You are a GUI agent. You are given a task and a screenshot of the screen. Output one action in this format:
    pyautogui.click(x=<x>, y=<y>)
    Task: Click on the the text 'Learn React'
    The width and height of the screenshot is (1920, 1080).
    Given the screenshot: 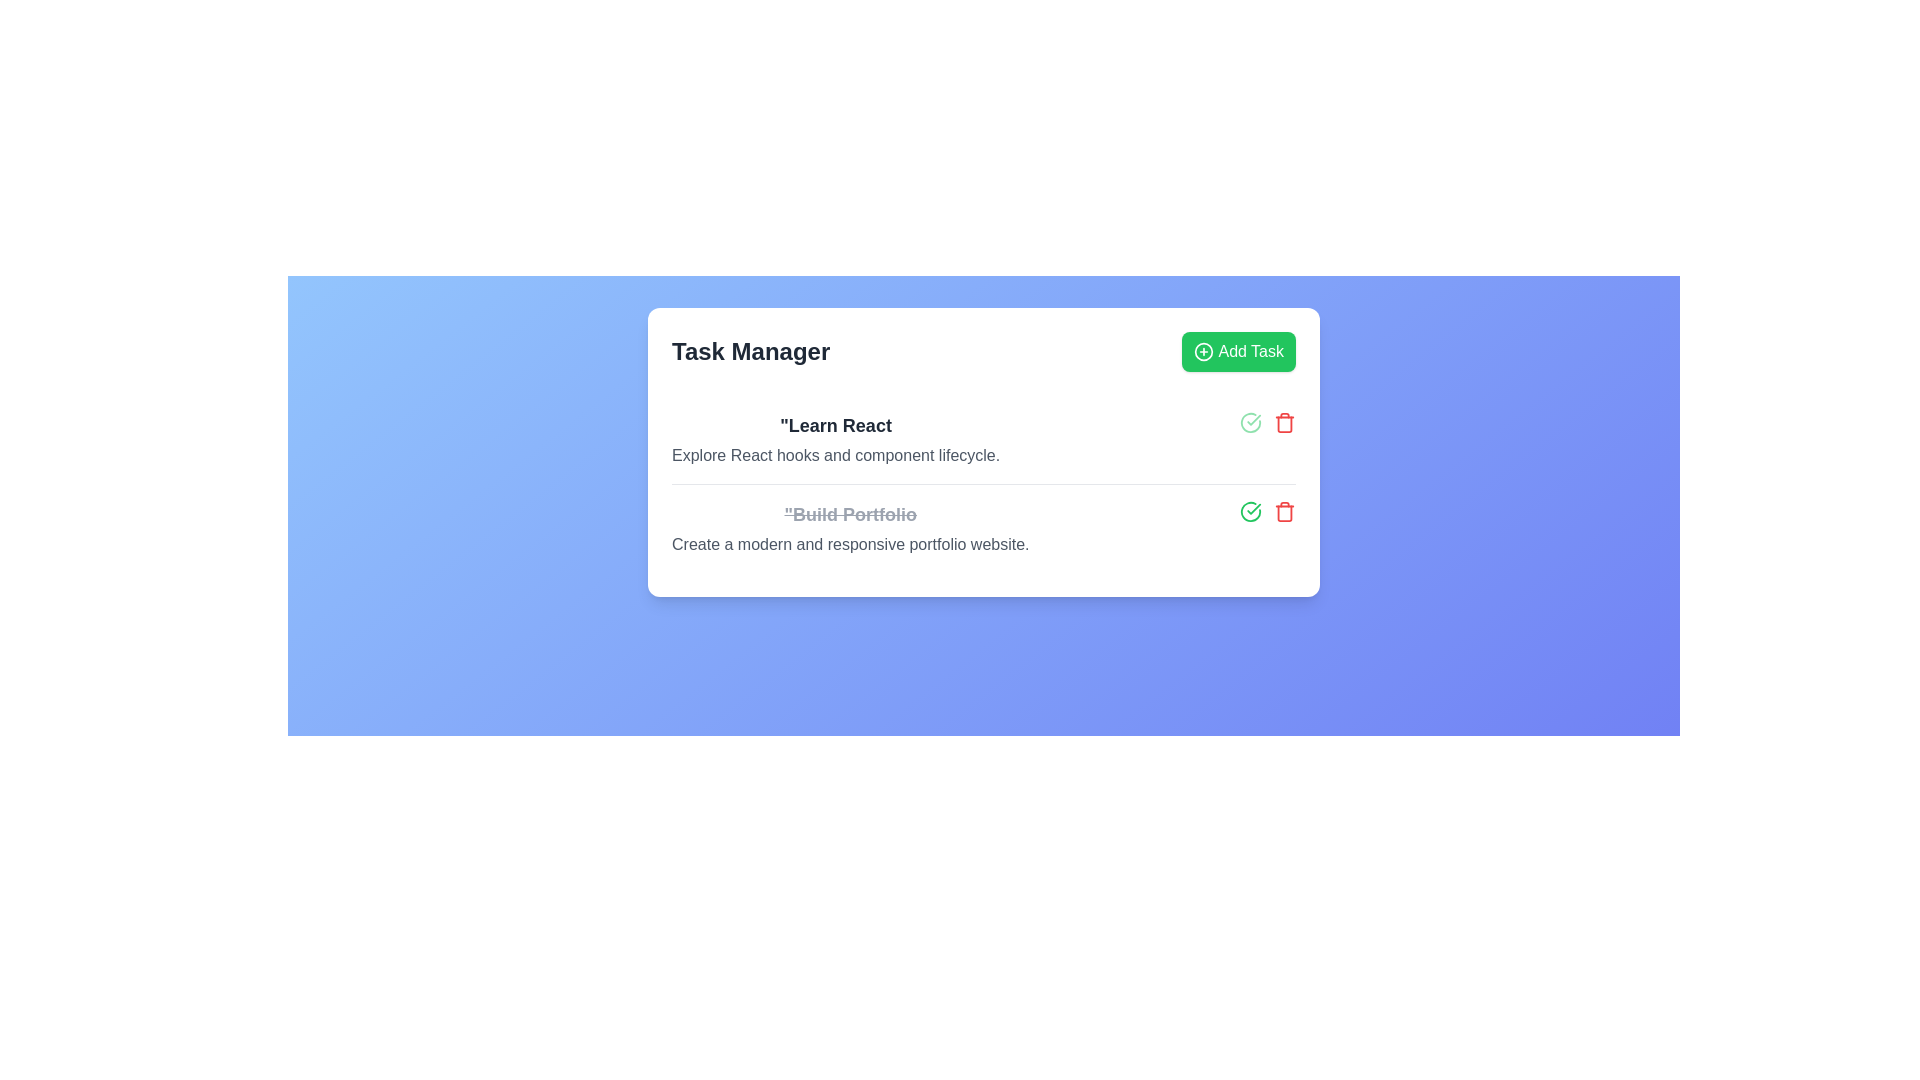 What is the action you would take?
    pyautogui.click(x=836, y=438)
    